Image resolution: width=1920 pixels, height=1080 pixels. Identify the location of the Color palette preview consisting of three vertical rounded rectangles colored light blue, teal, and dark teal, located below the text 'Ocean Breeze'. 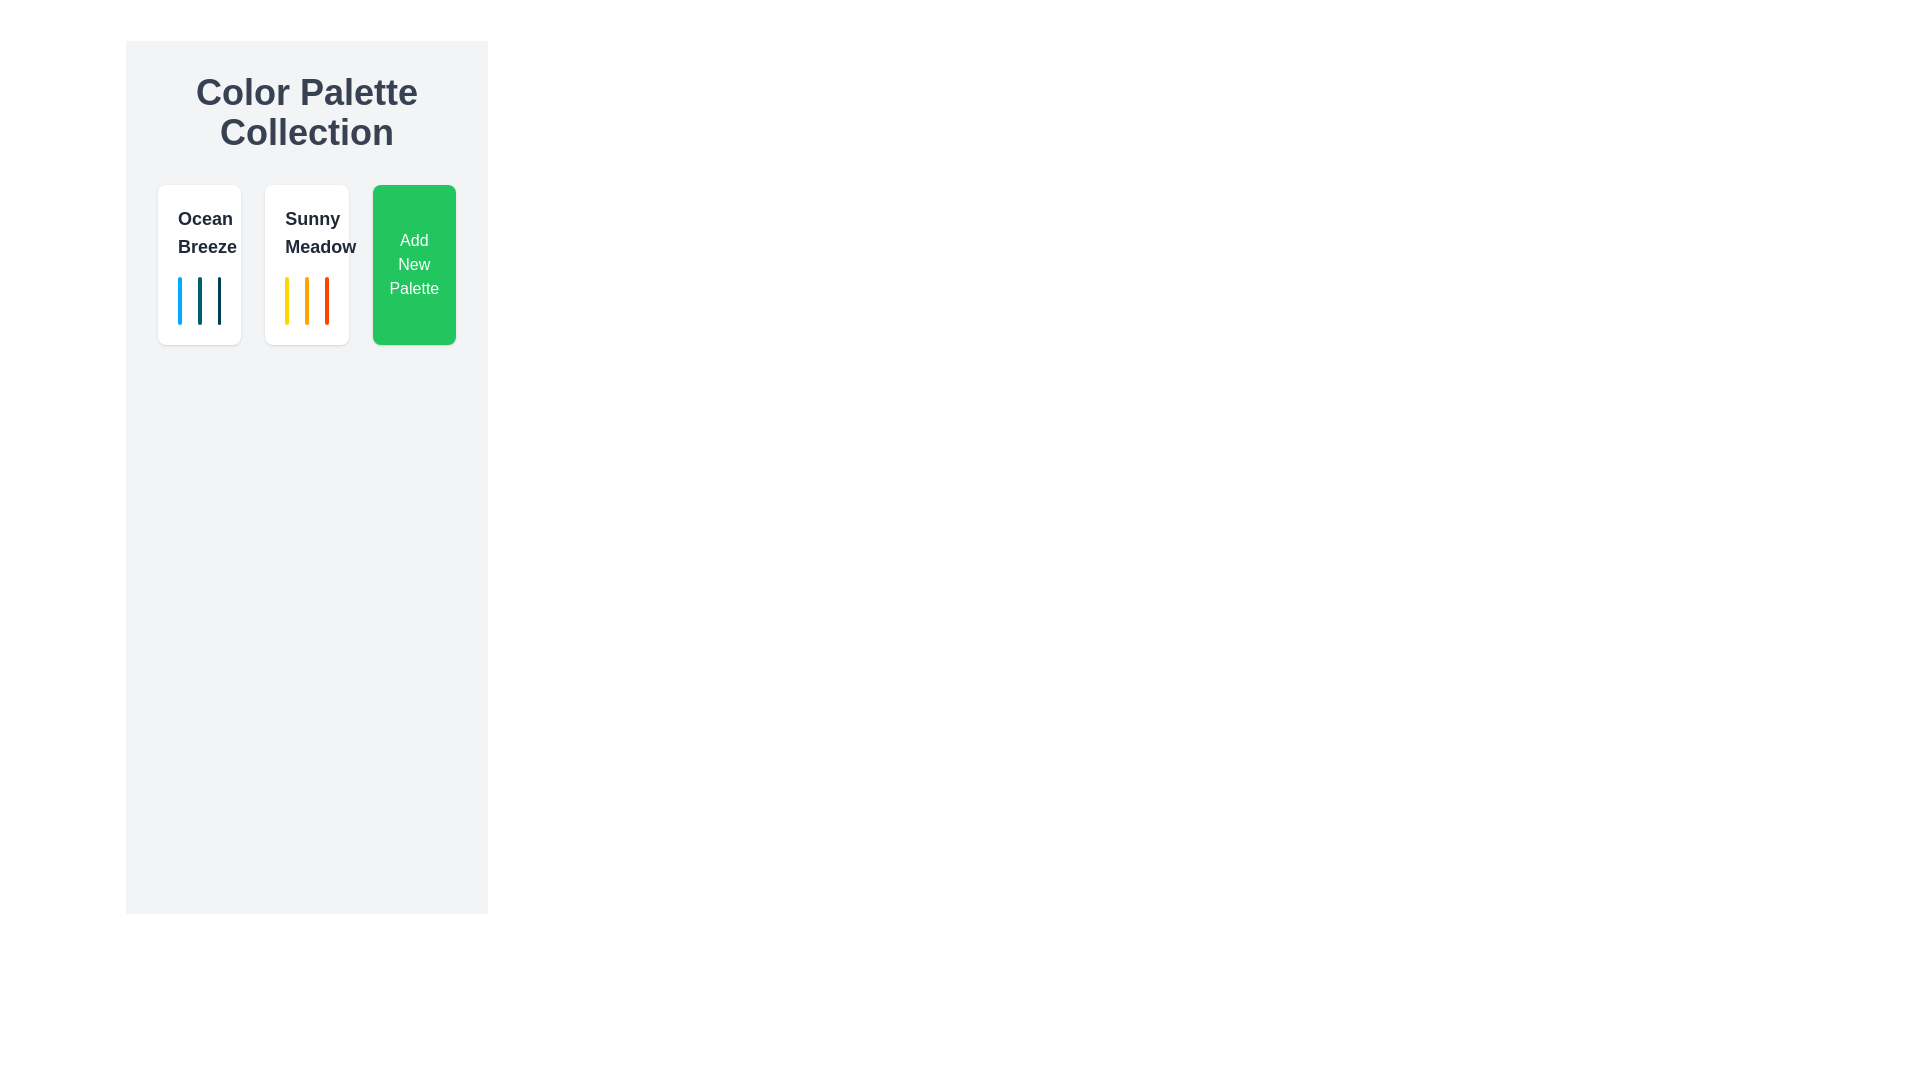
(199, 300).